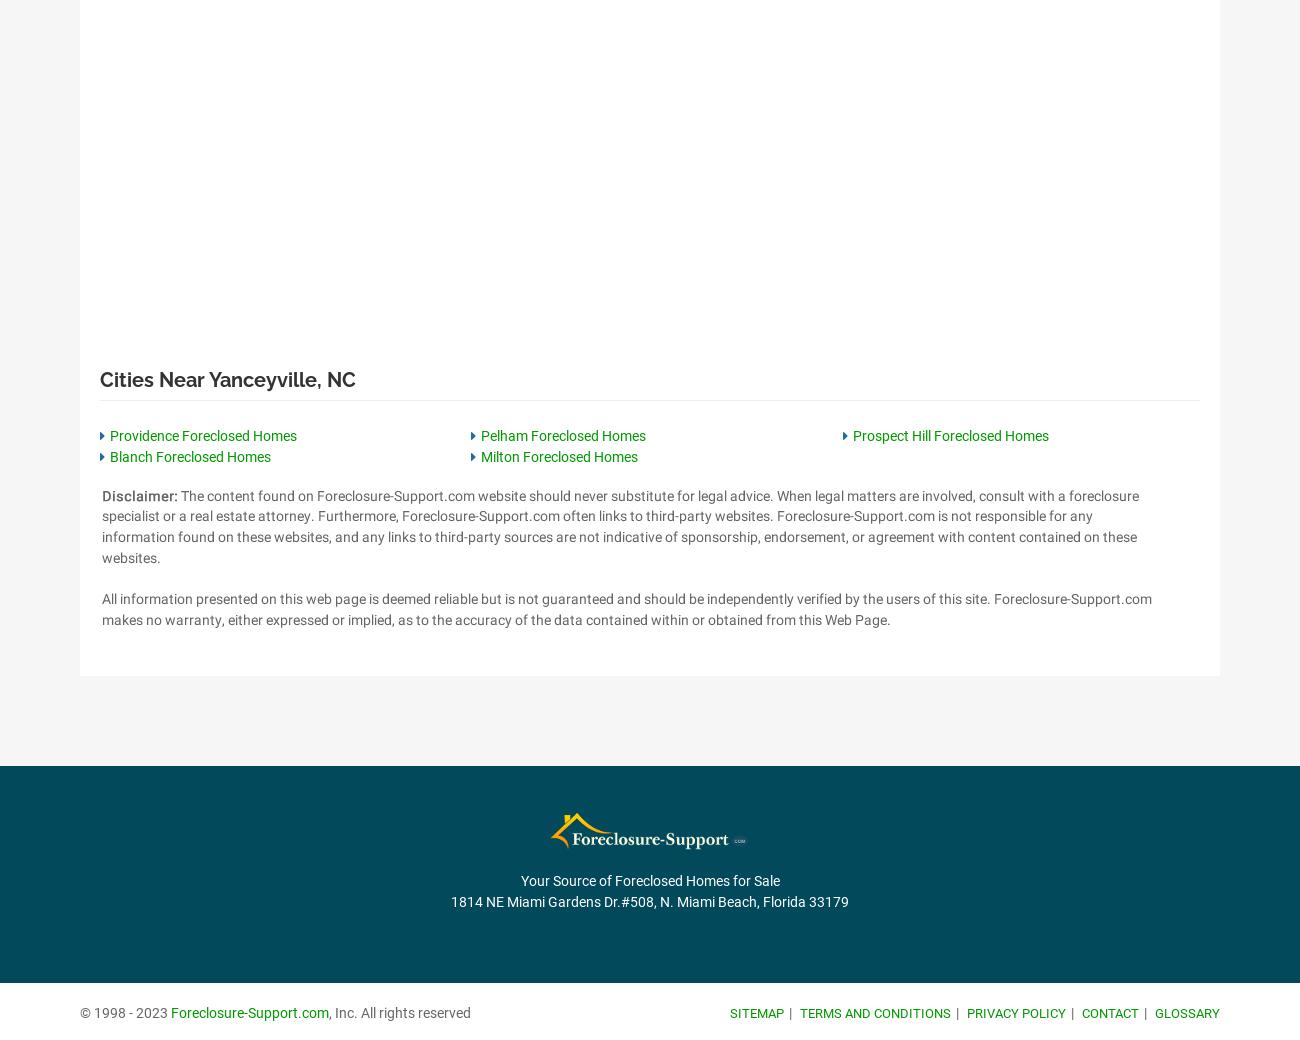 The width and height of the screenshot is (1300, 1040). I want to click on 'Foreclosure-Support.com', so click(170, 1012).